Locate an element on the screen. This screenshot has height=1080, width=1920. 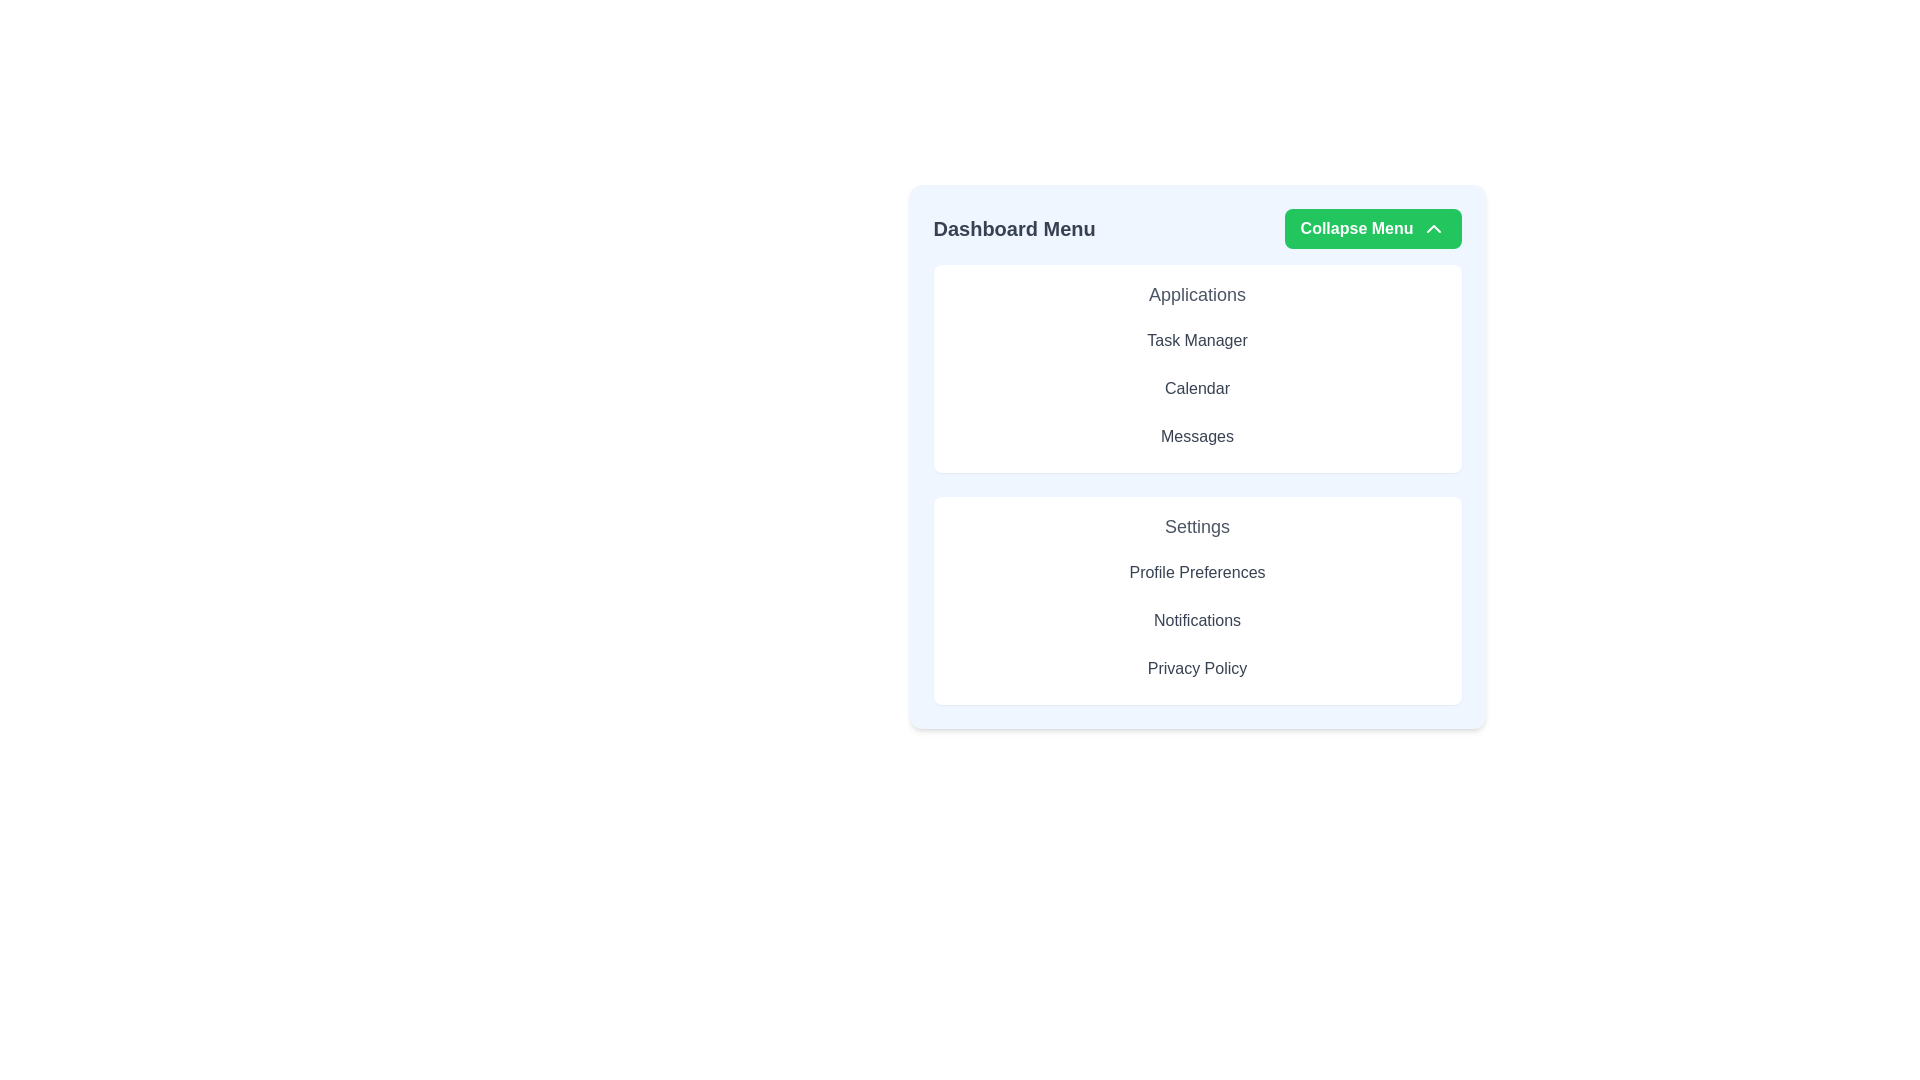
the 'Privacy Policy' text link located in the bottom part of the settings list is located at coordinates (1197, 668).